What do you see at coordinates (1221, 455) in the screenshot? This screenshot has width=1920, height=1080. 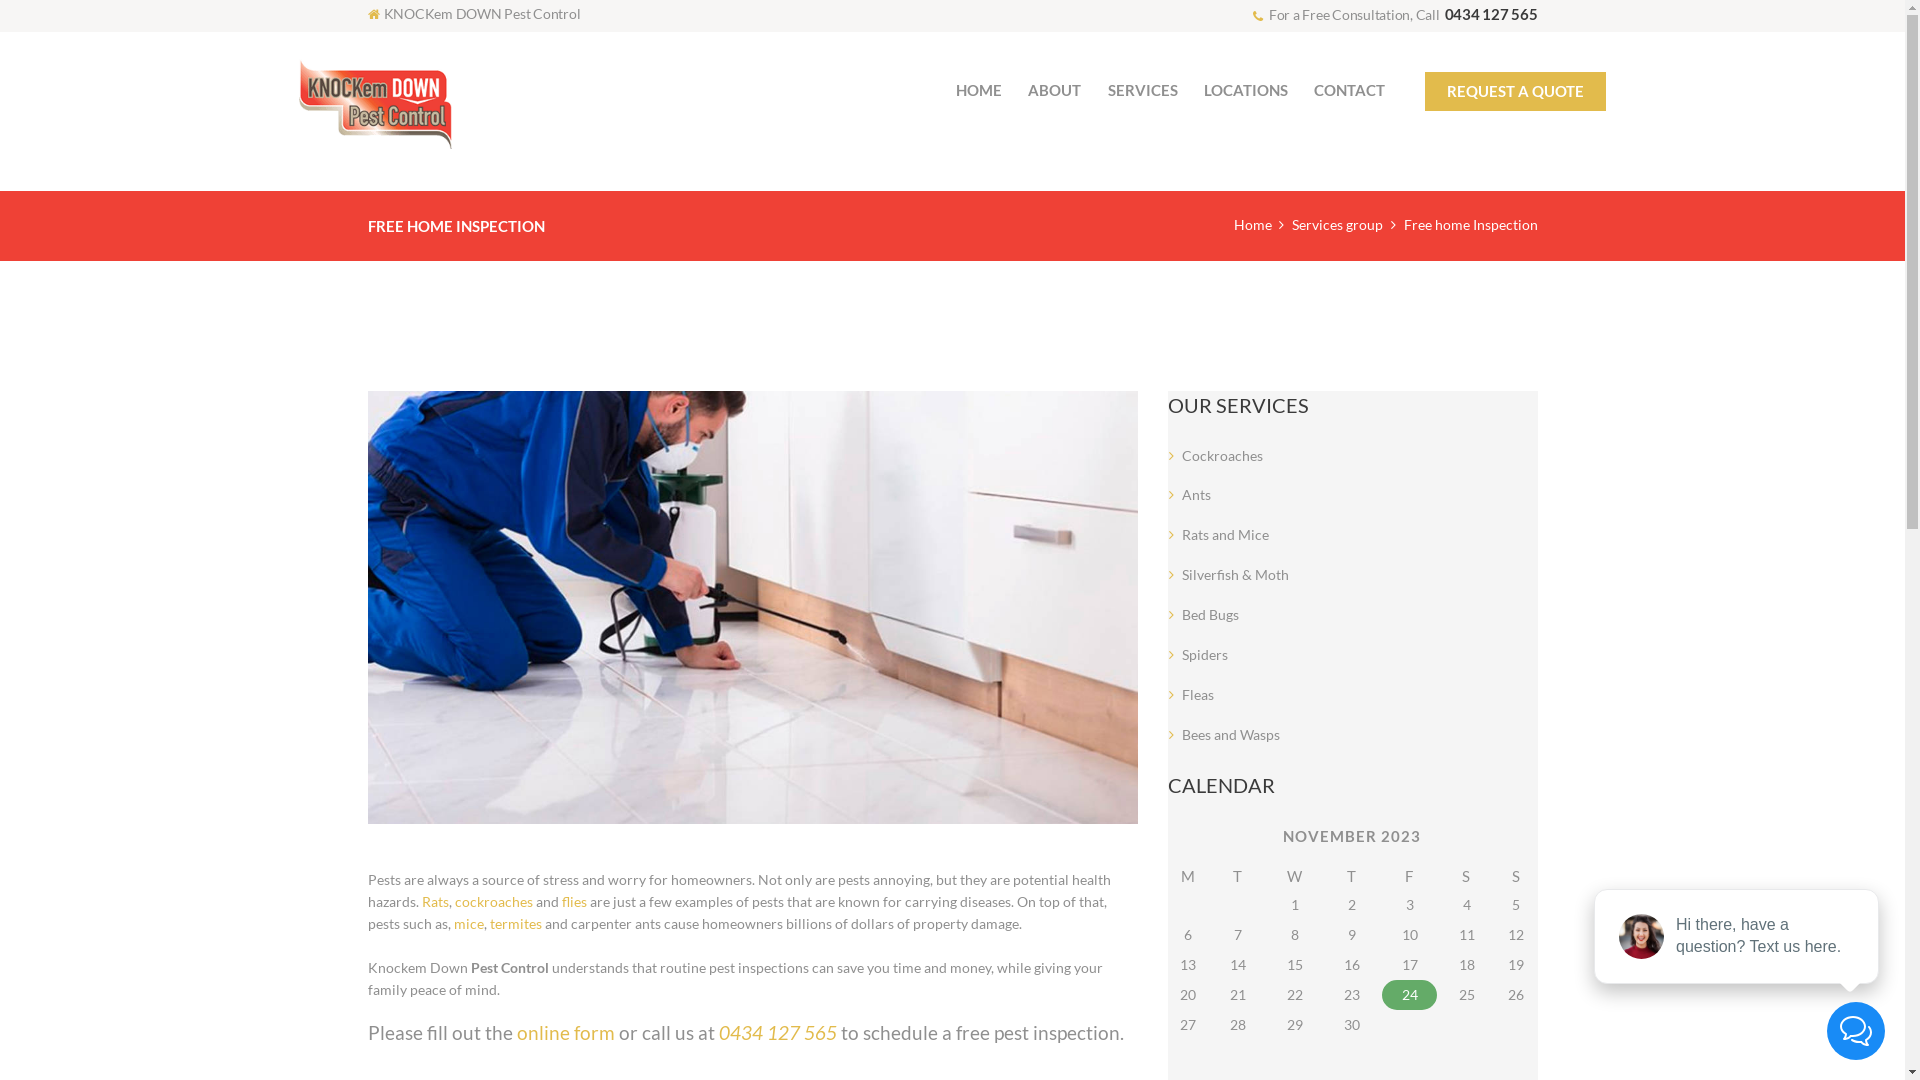 I see `'Cockroaches'` at bounding box center [1221, 455].